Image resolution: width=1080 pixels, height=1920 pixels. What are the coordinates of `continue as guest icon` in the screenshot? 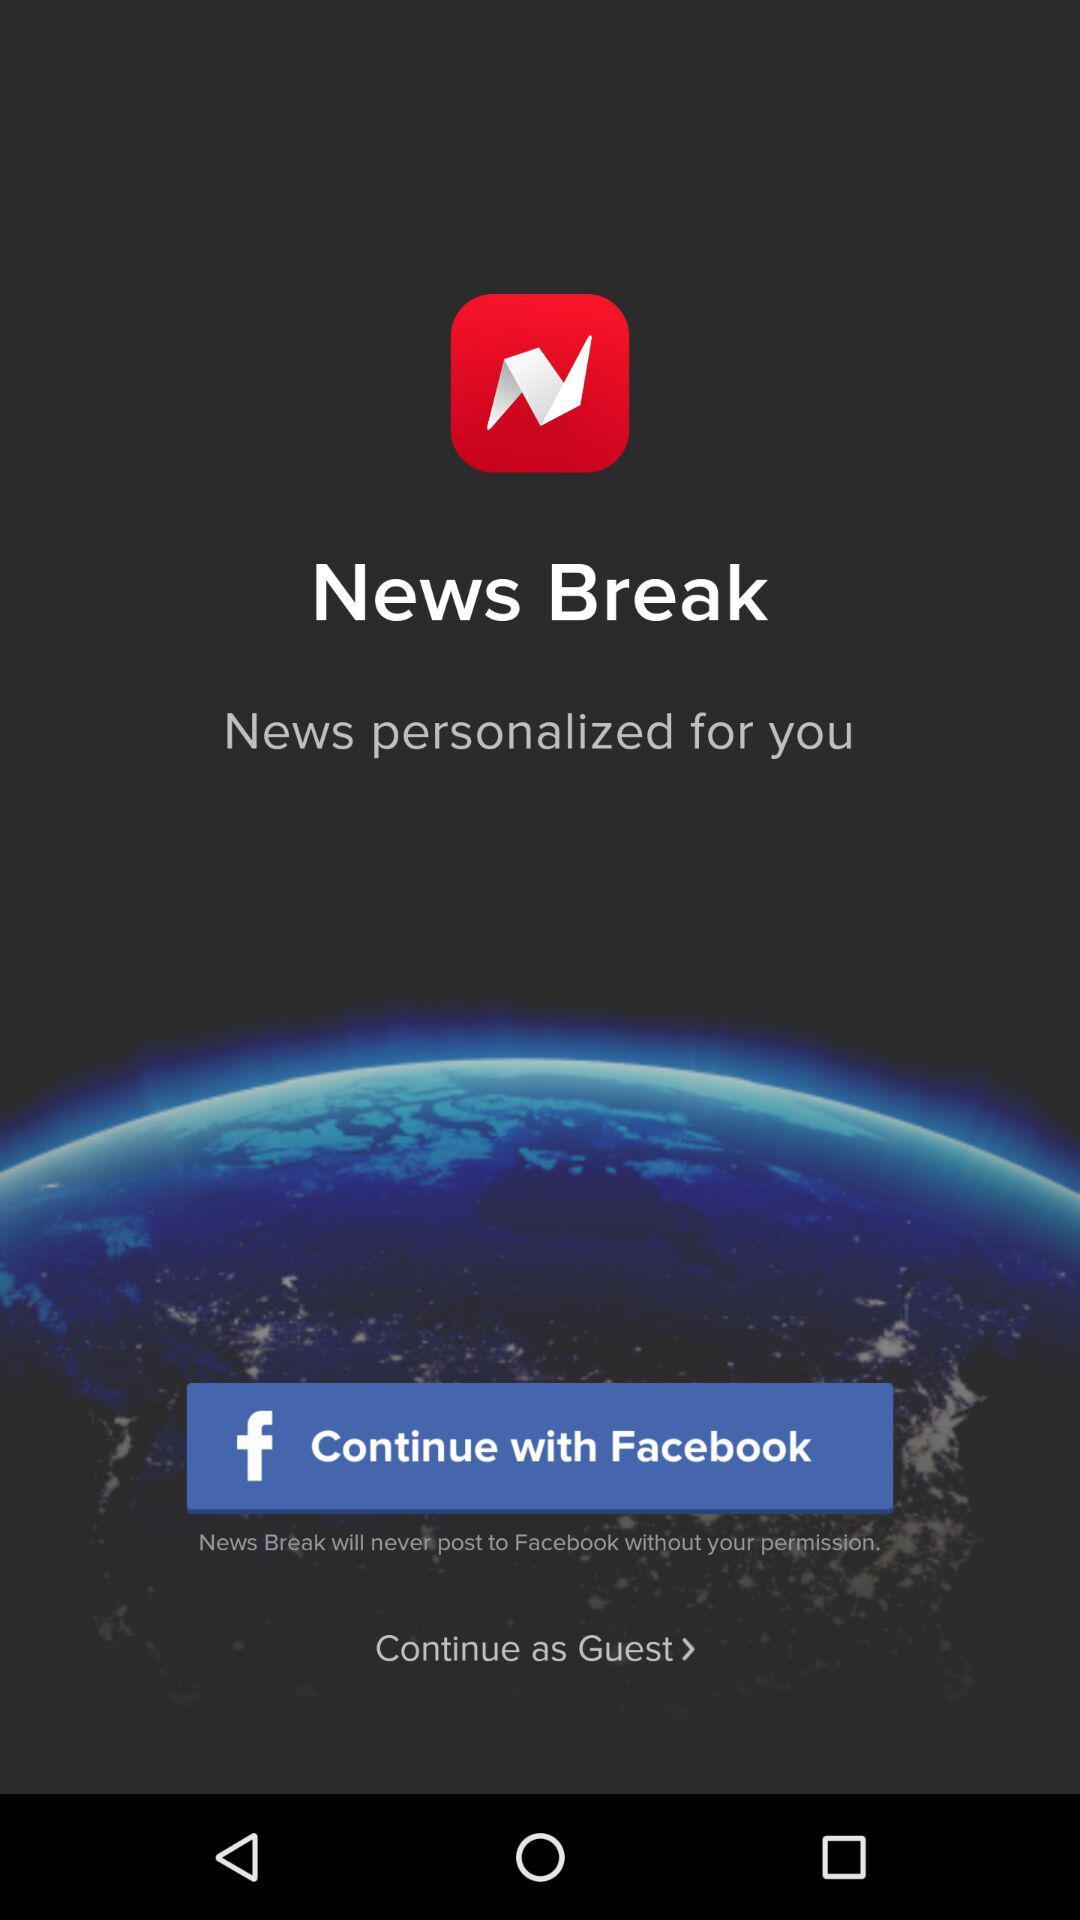 It's located at (538, 1649).